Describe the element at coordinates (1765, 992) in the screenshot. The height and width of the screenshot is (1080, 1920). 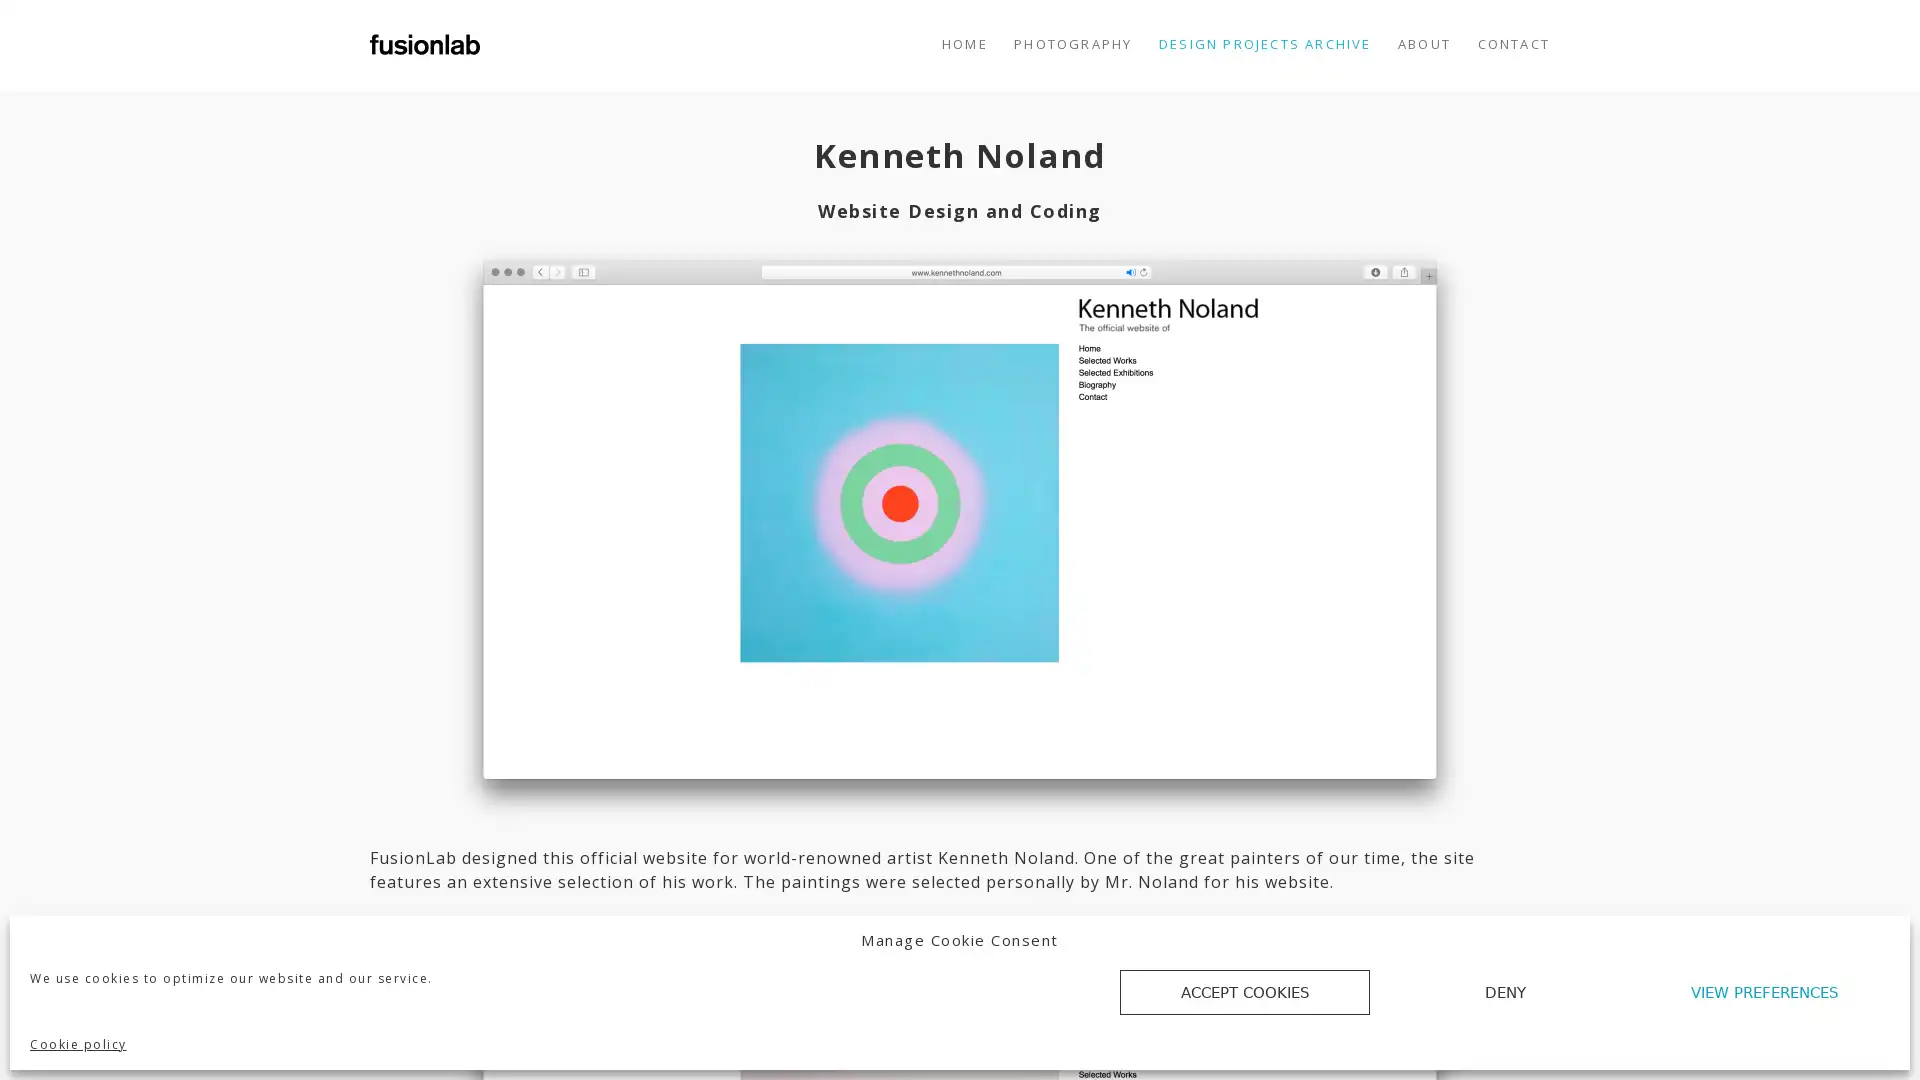
I see `VIEW PREFERENCES` at that location.